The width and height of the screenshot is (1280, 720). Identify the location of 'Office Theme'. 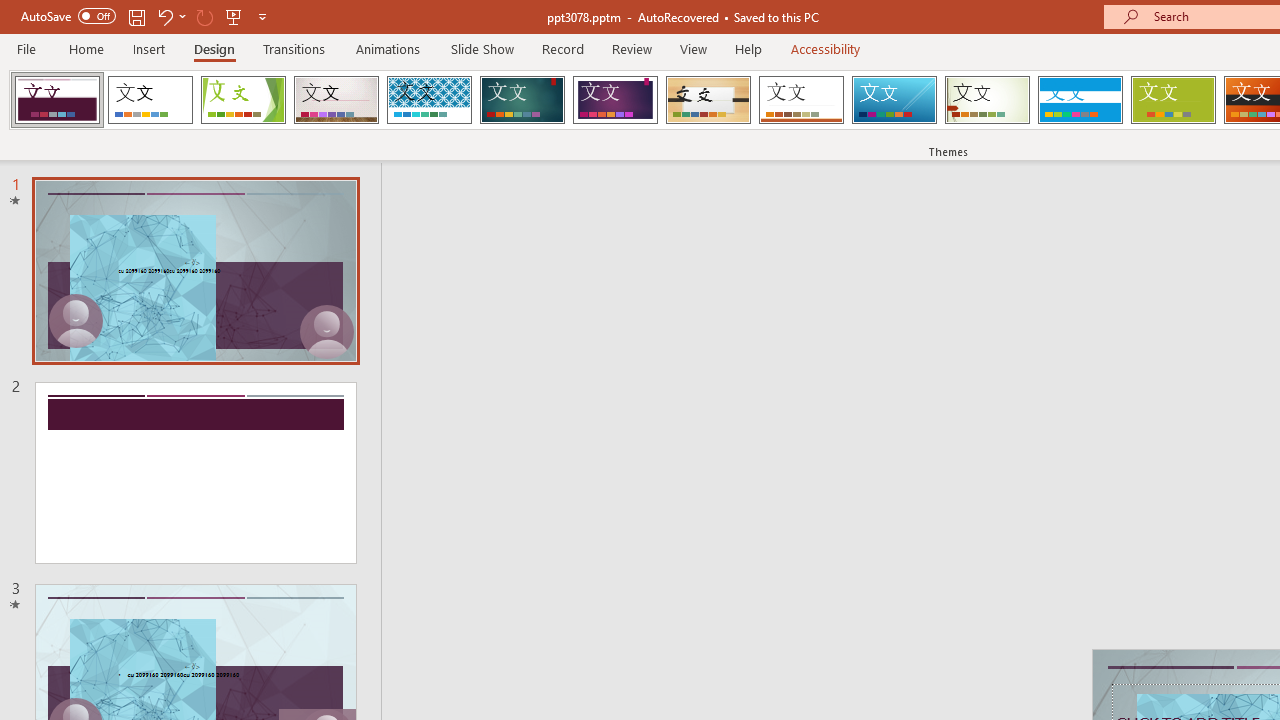
(149, 100).